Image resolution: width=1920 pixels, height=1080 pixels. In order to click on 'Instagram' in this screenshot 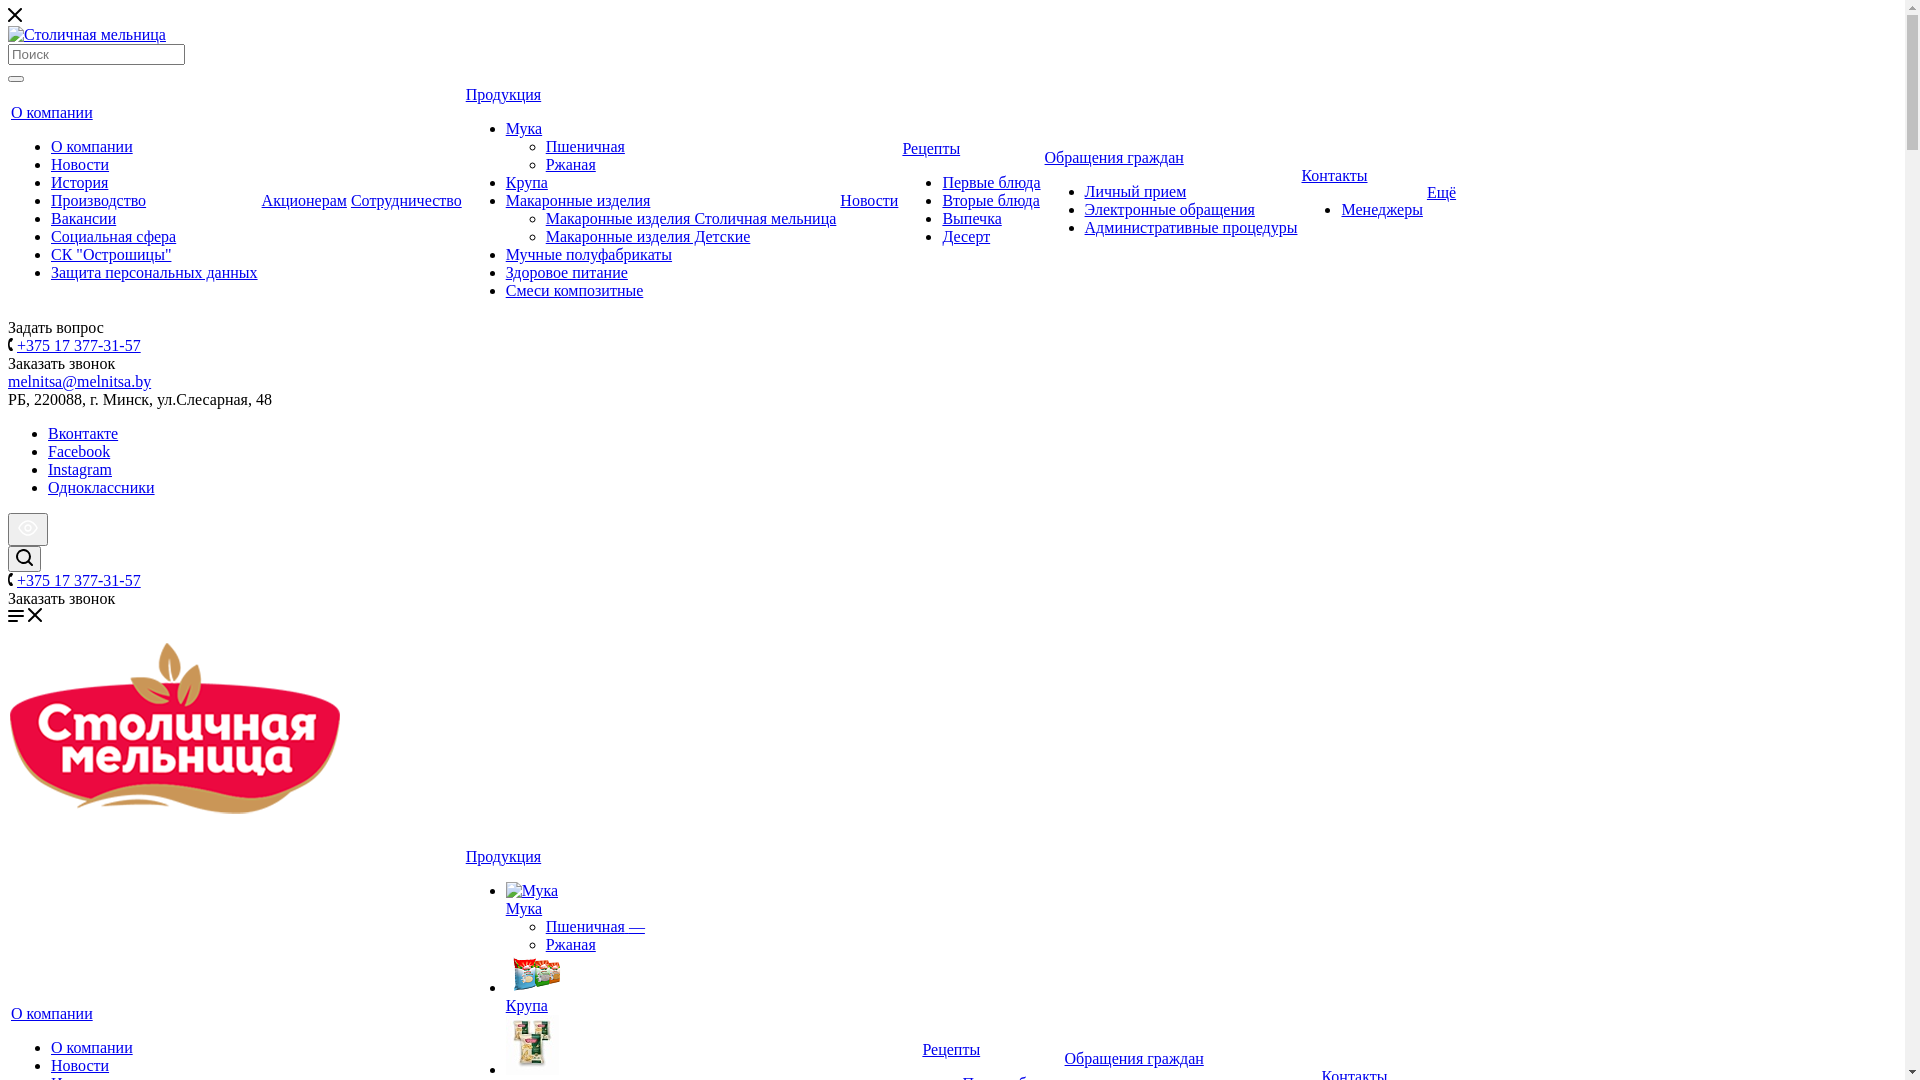, I will do `click(80, 469)`.